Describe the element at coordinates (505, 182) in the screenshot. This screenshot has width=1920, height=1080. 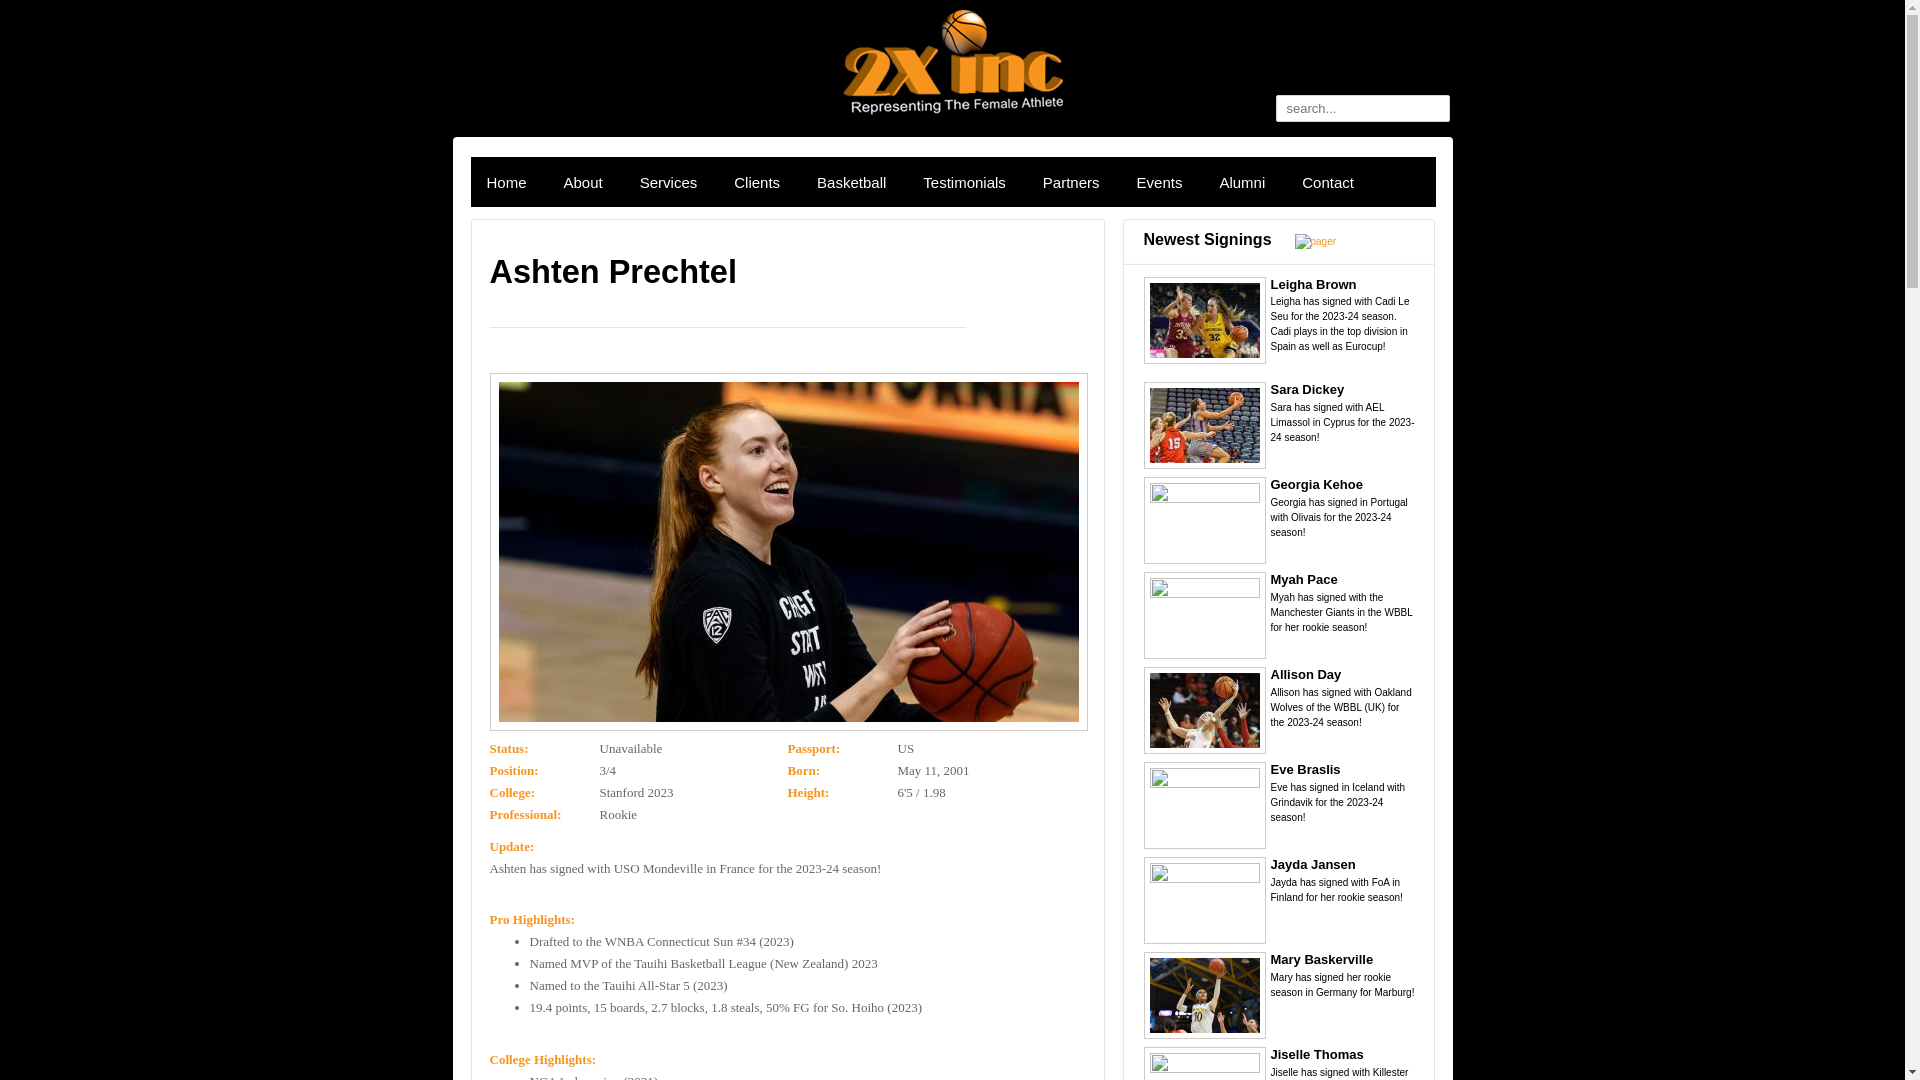
I see `'Home'` at that location.